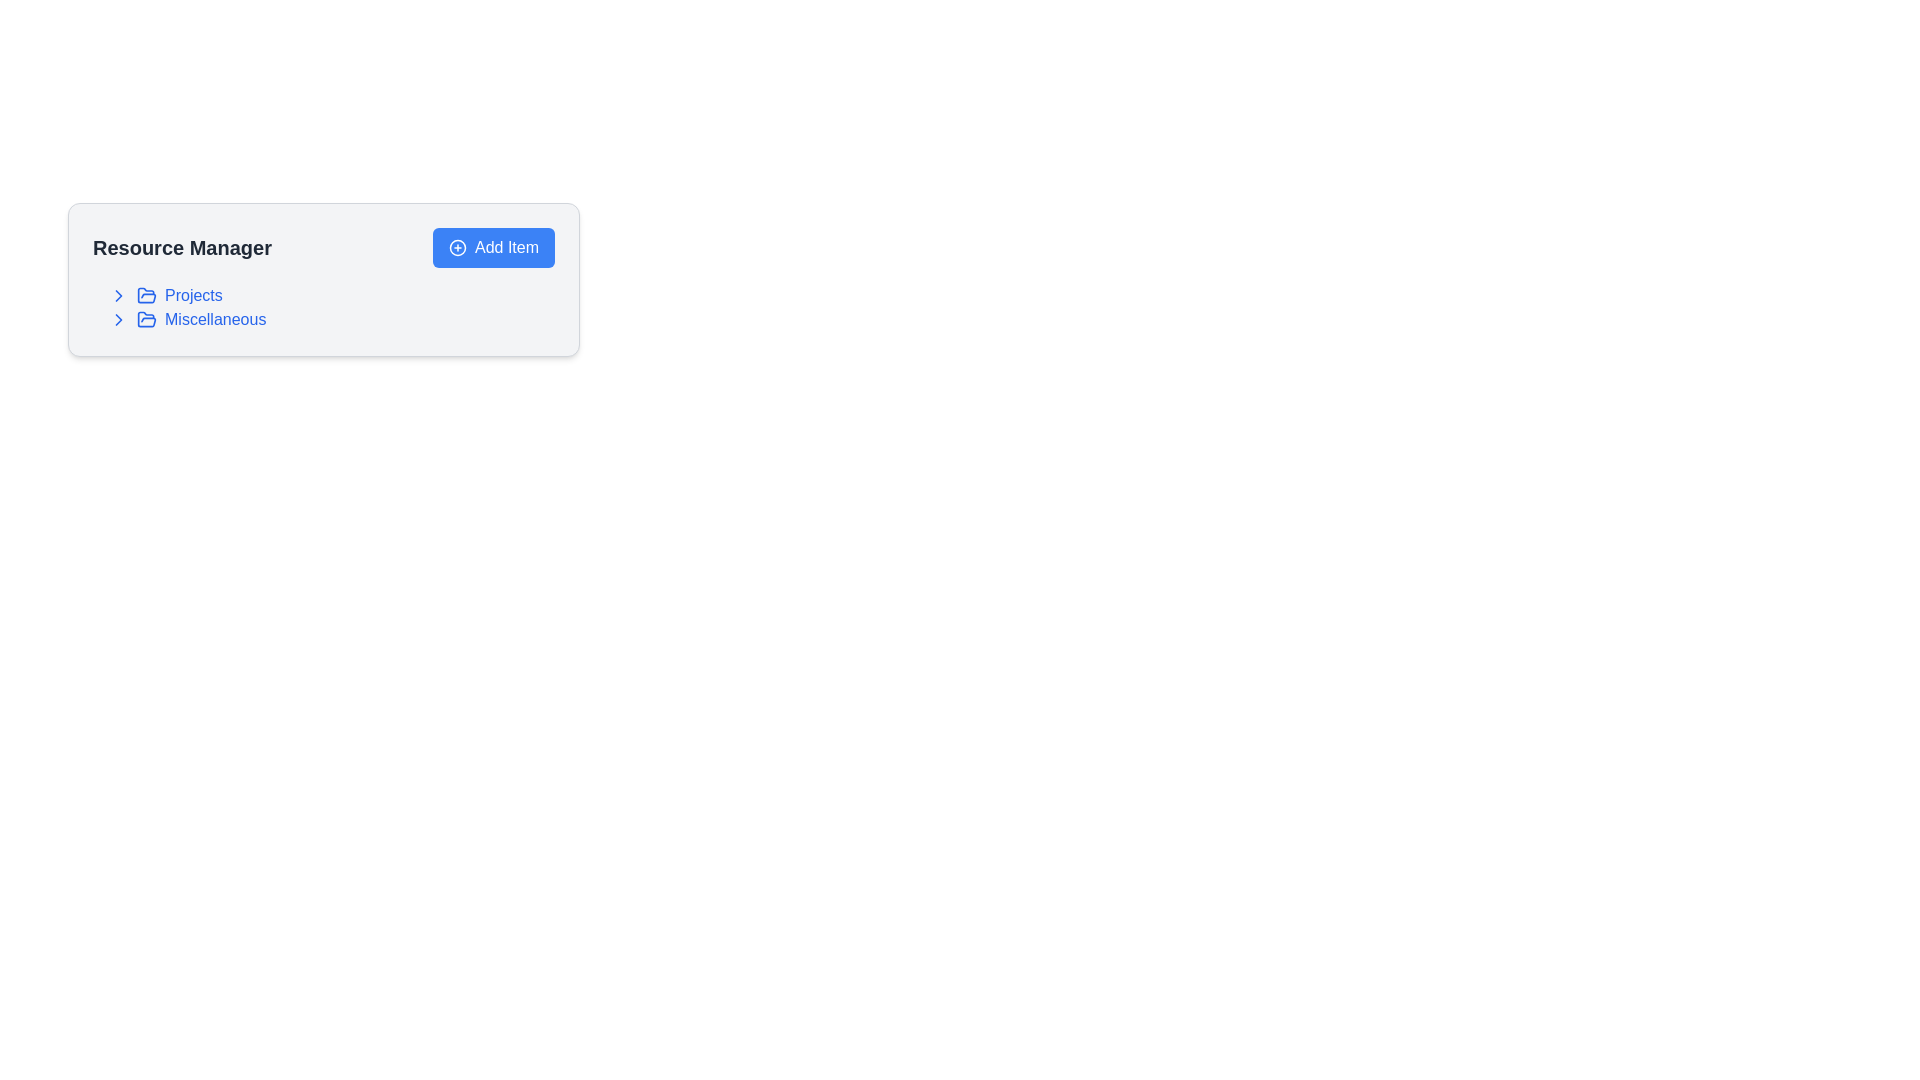  Describe the element at coordinates (215, 319) in the screenshot. I see `the second clickable label or link in the 'Resource Manager' sidebar` at that location.